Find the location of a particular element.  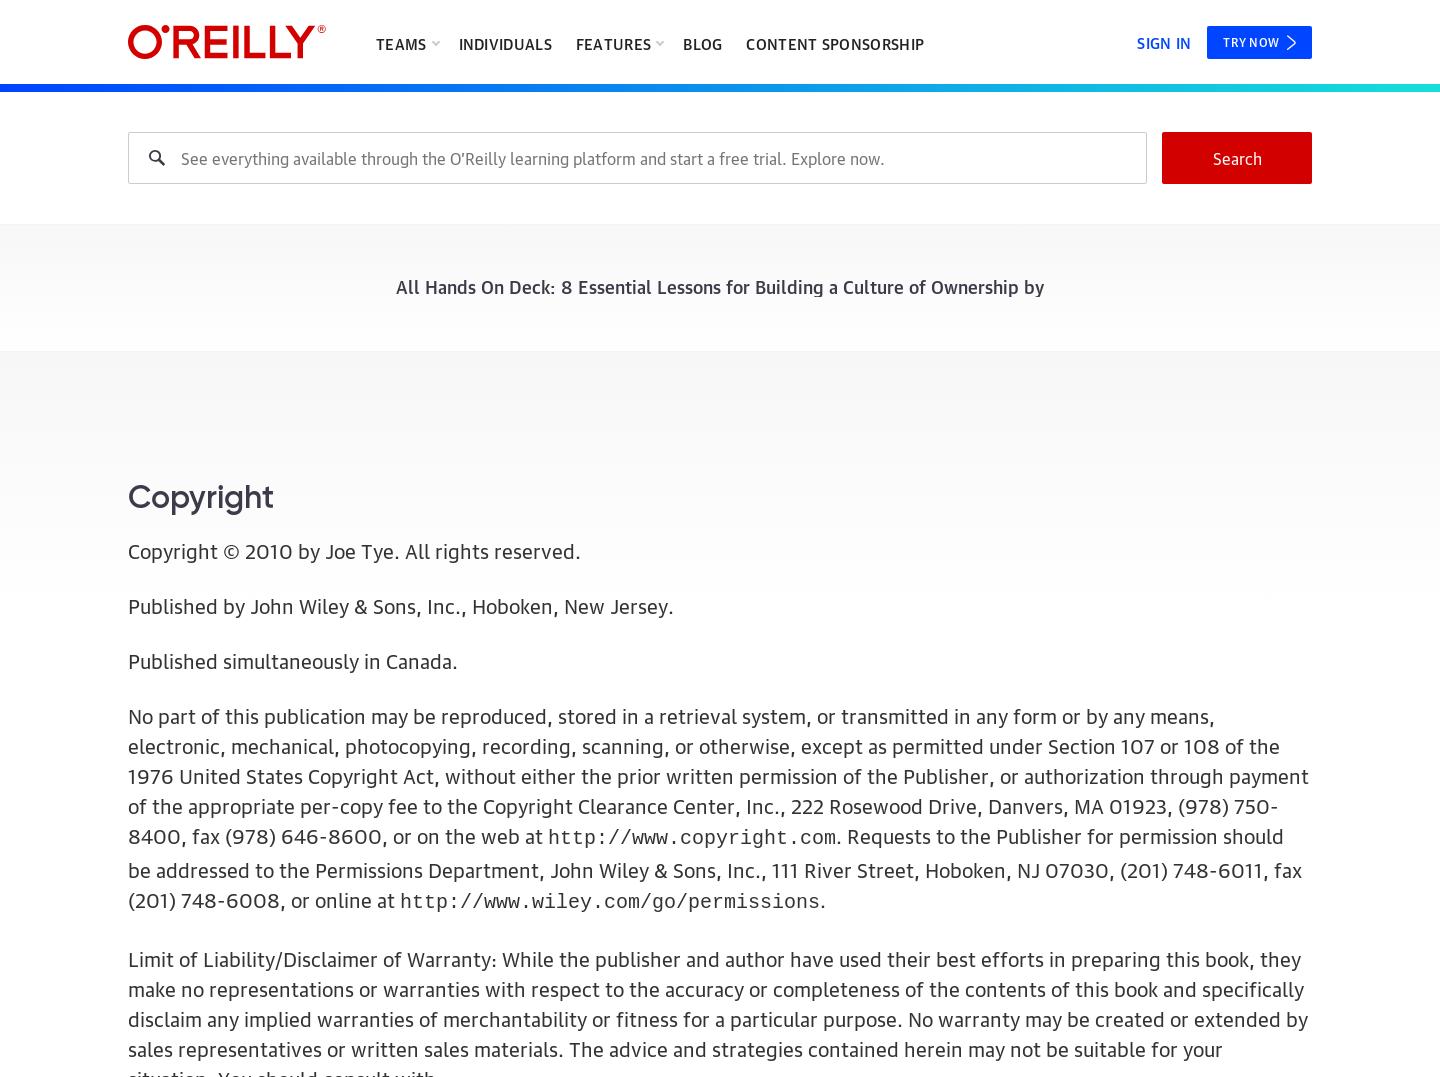

'. Requests to the Publisher for permission should be addressed to the Permissions Department, John Wiley & Sons, Inc., 111 River Street, Hoboken, NJ 07030, (201) 748-6011, fax (201) 748-6008, or online at' is located at coordinates (127, 865).